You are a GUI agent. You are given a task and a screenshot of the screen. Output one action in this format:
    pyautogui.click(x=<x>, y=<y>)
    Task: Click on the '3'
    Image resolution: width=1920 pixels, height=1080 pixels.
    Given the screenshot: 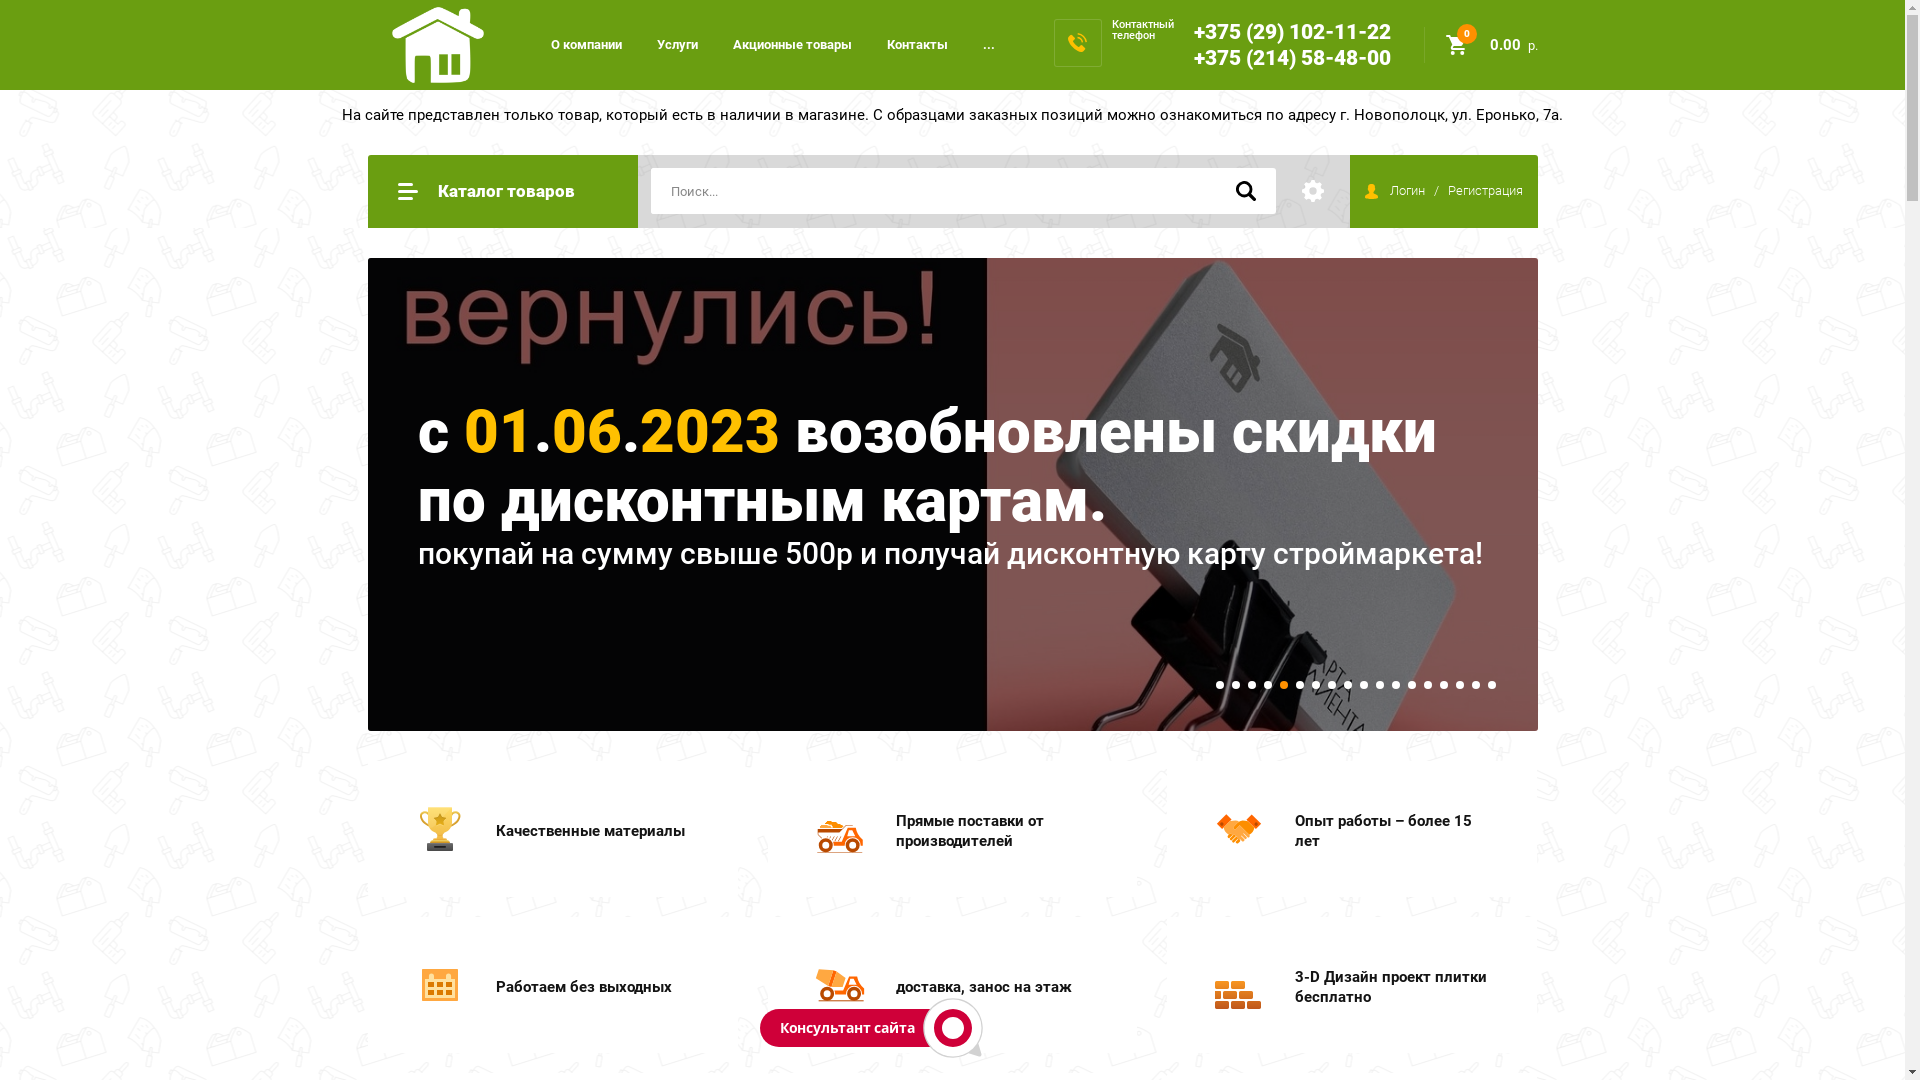 What is the action you would take?
    pyautogui.click(x=1247, y=684)
    